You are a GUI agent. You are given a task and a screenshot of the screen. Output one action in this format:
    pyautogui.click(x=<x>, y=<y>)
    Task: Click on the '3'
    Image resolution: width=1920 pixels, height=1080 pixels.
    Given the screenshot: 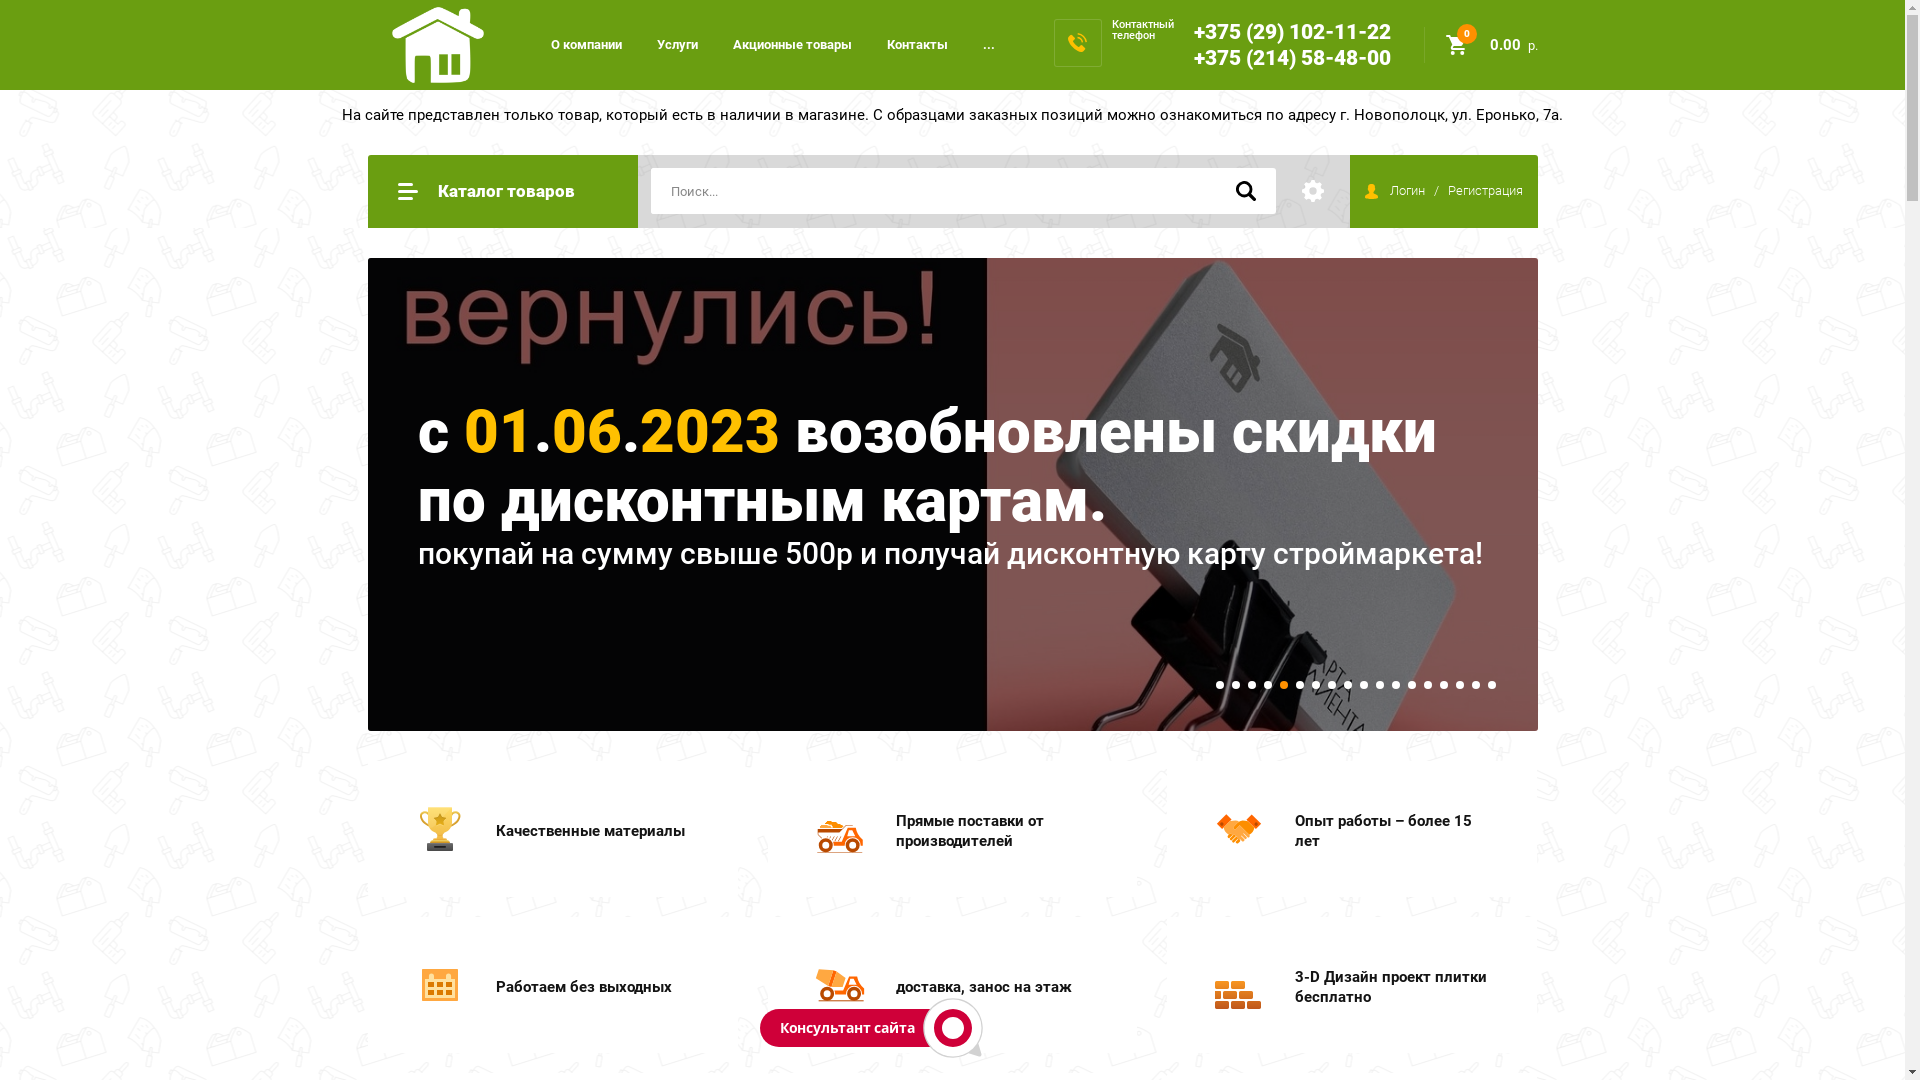 What is the action you would take?
    pyautogui.click(x=1247, y=684)
    